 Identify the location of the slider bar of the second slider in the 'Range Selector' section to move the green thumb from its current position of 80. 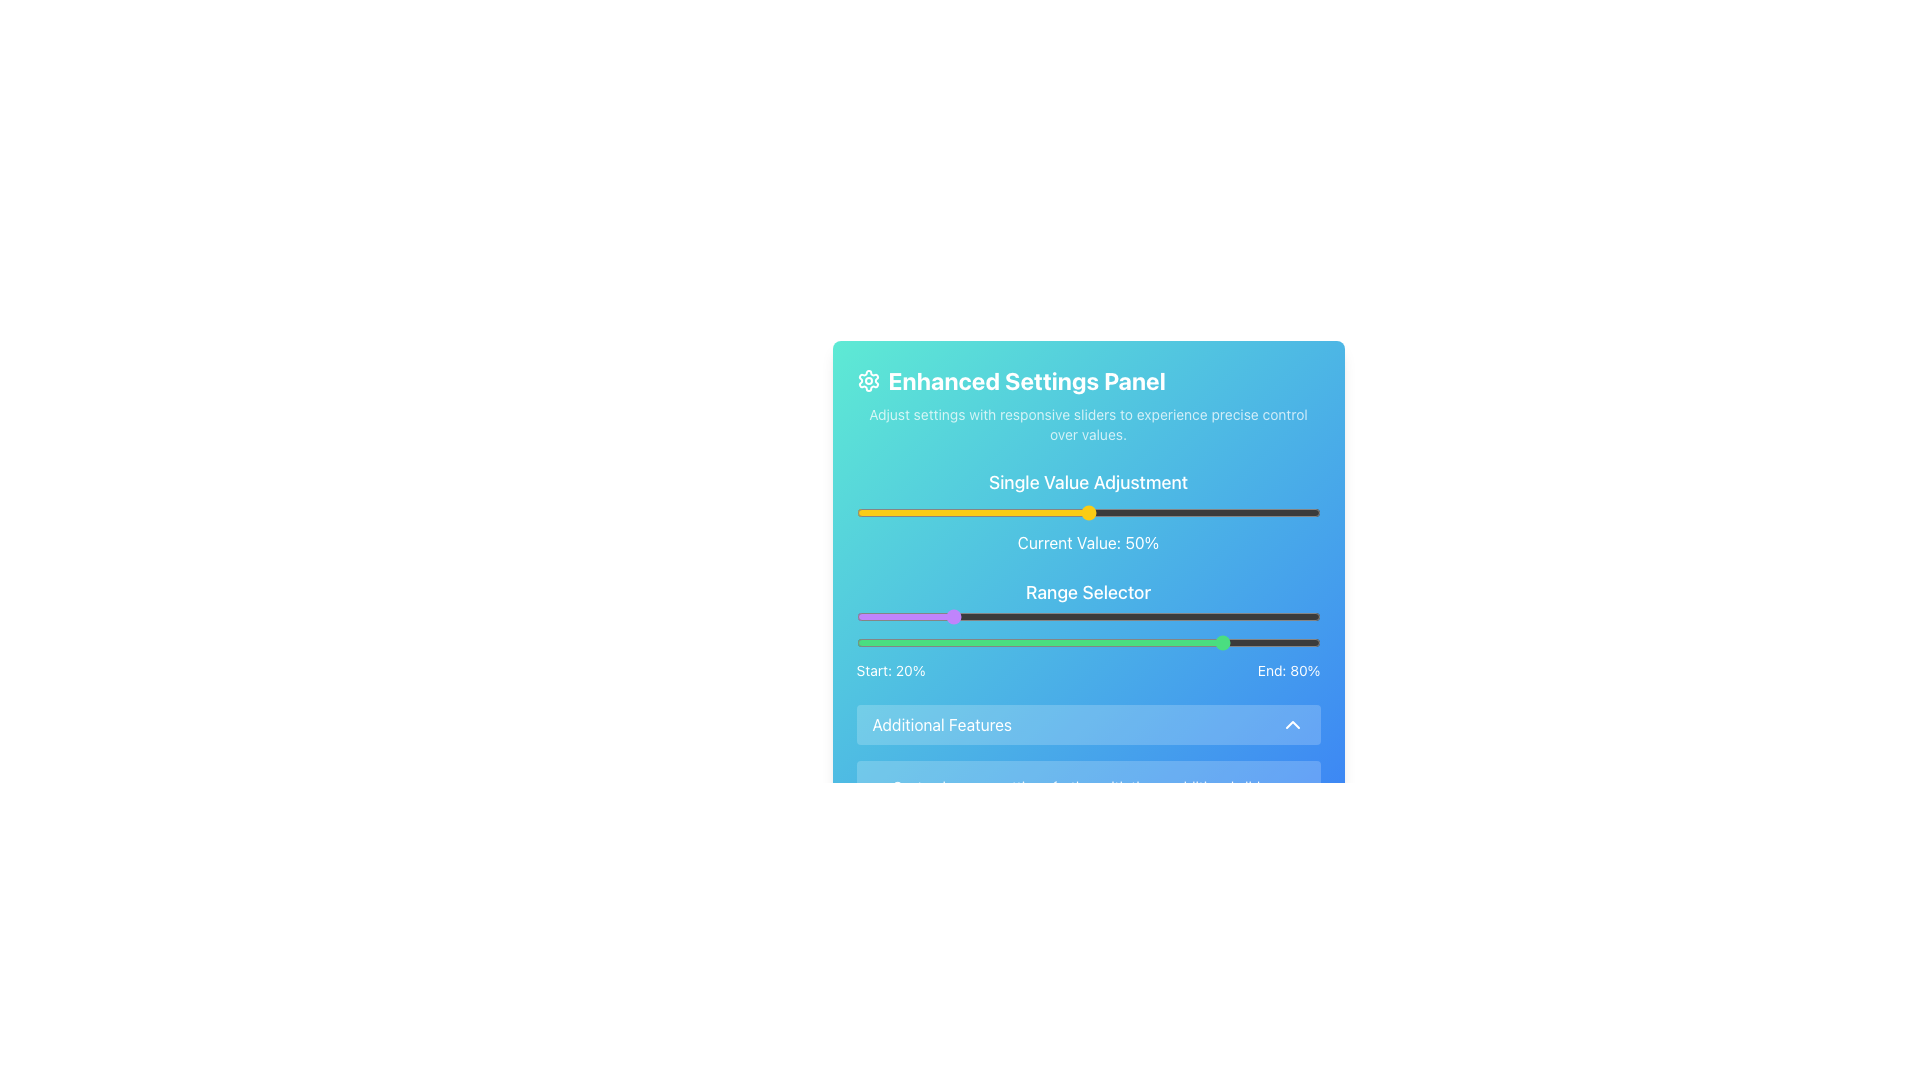
(1087, 643).